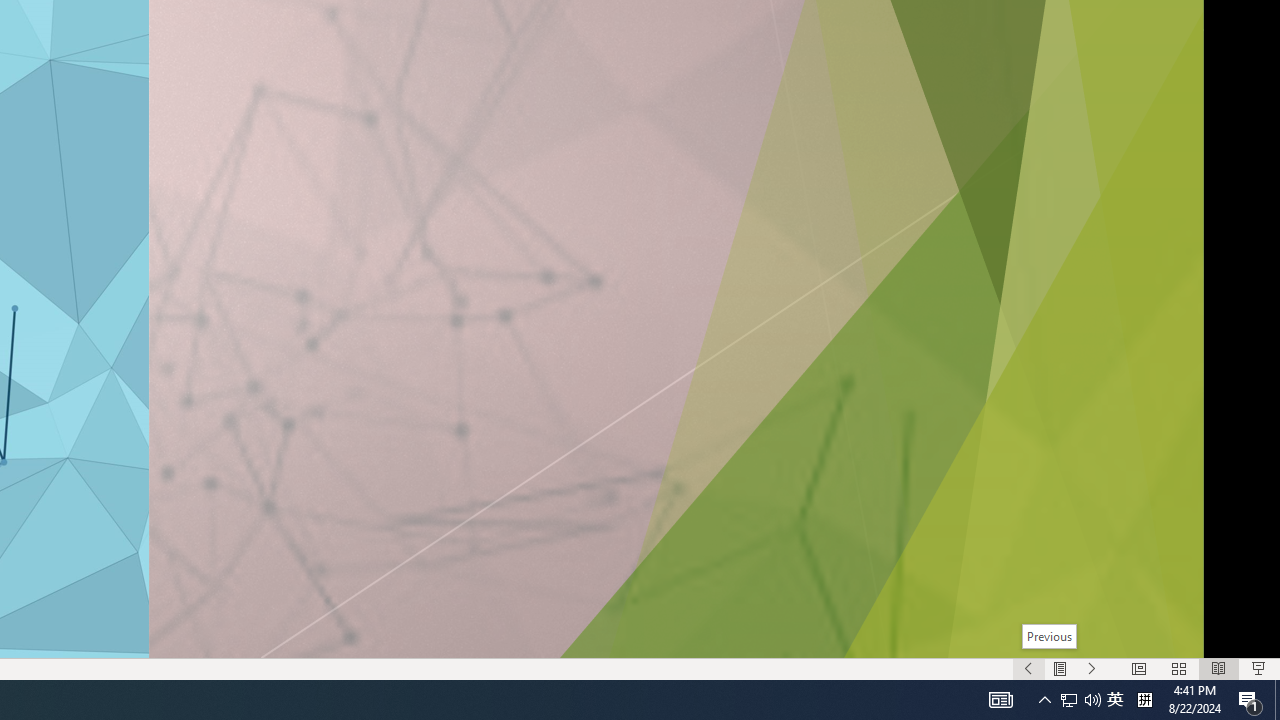  What do you see at coordinates (1059, 669) in the screenshot?
I see `'Menu On'` at bounding box center [1059, 669].